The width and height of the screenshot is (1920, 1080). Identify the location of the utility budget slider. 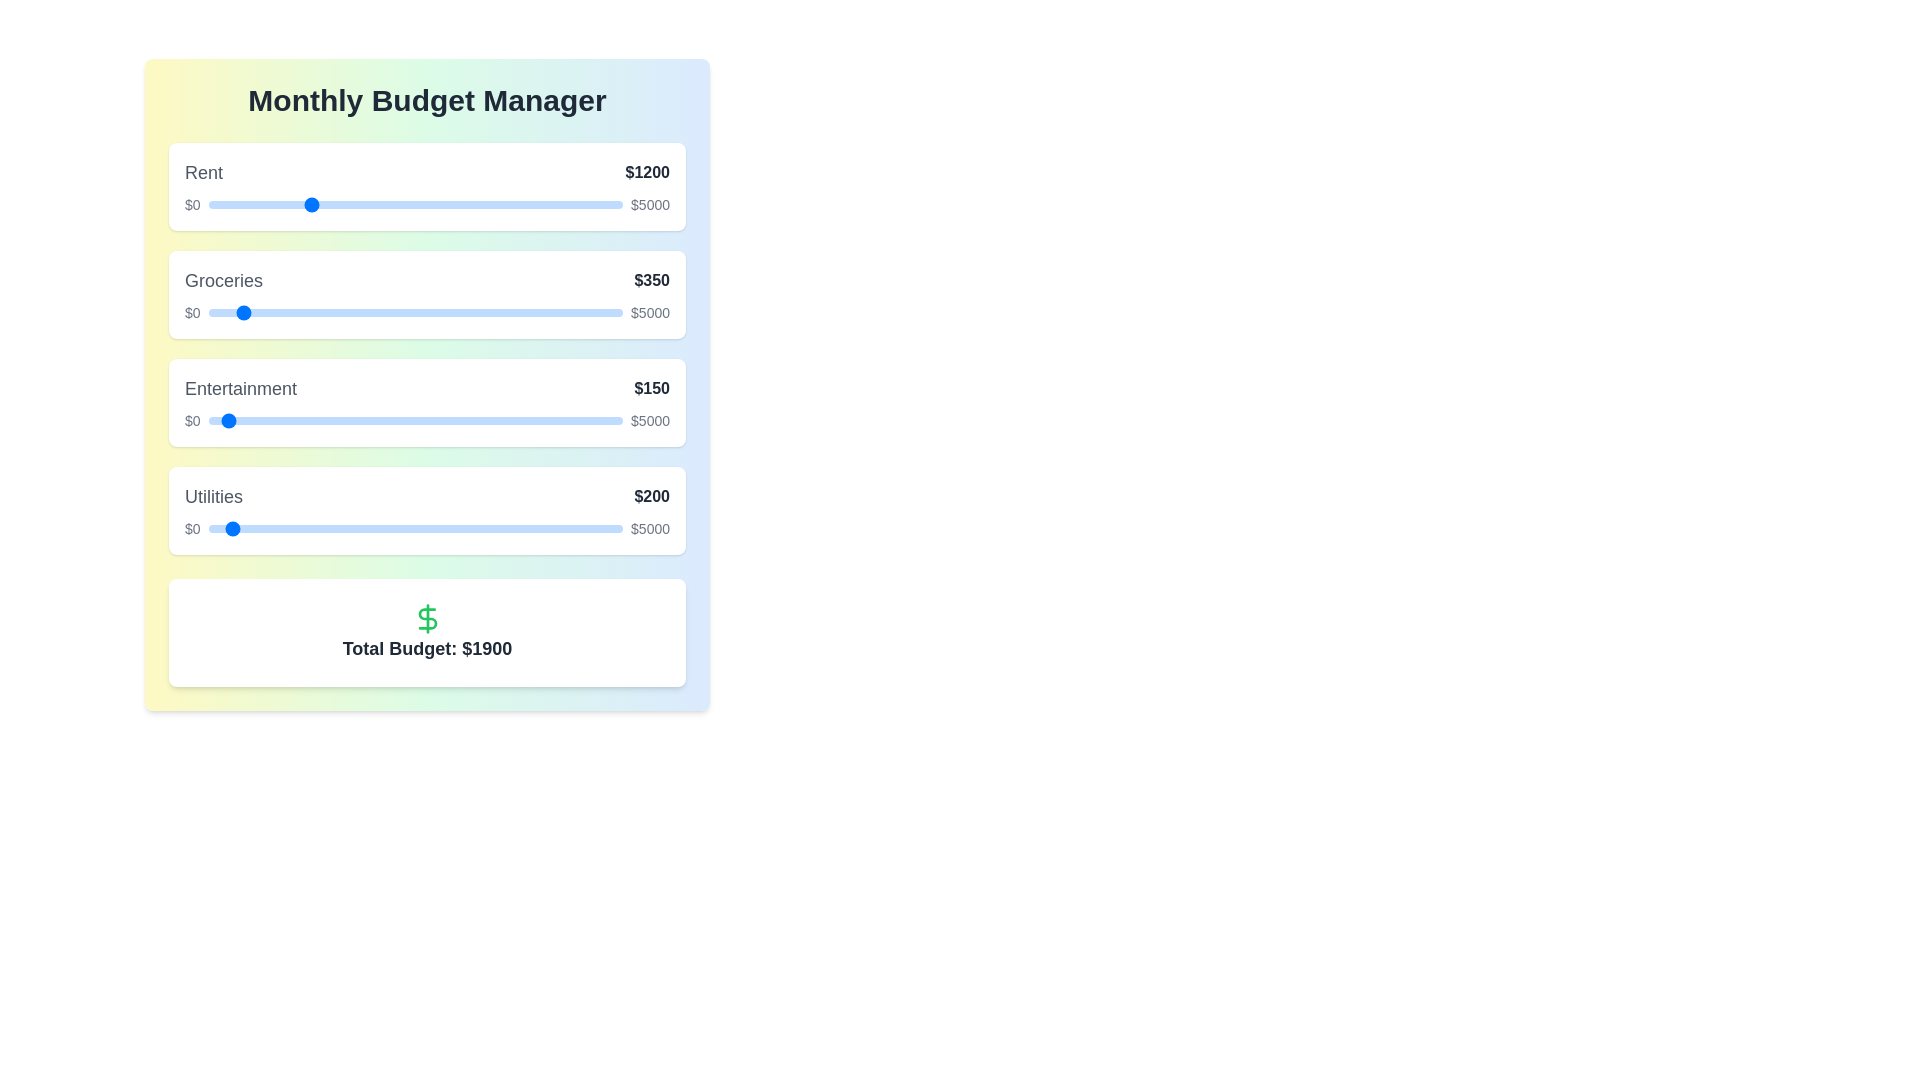
(230, 527).